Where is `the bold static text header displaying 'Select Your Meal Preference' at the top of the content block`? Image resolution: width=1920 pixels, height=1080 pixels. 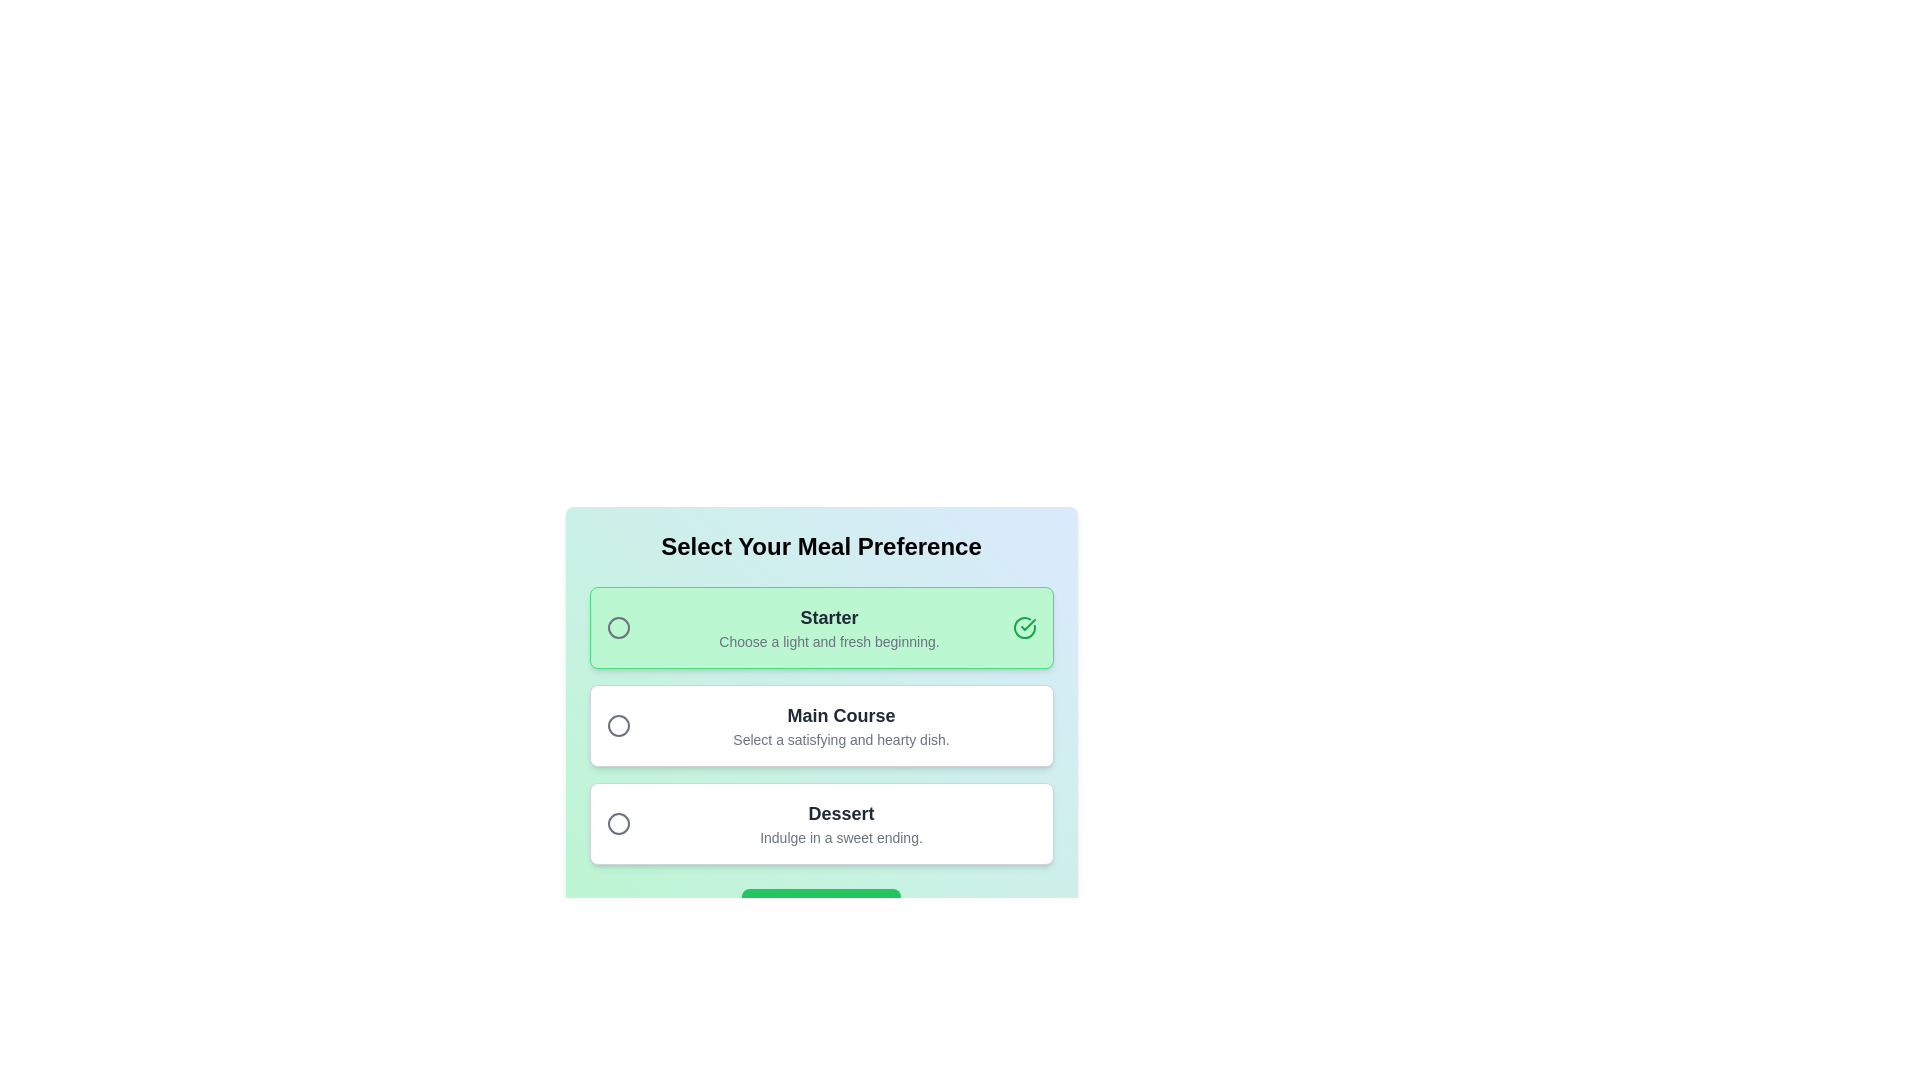
the bold static text header displaying 'Select Your Meal Preference' at the top of the content block is located at coordinates (821, 547).